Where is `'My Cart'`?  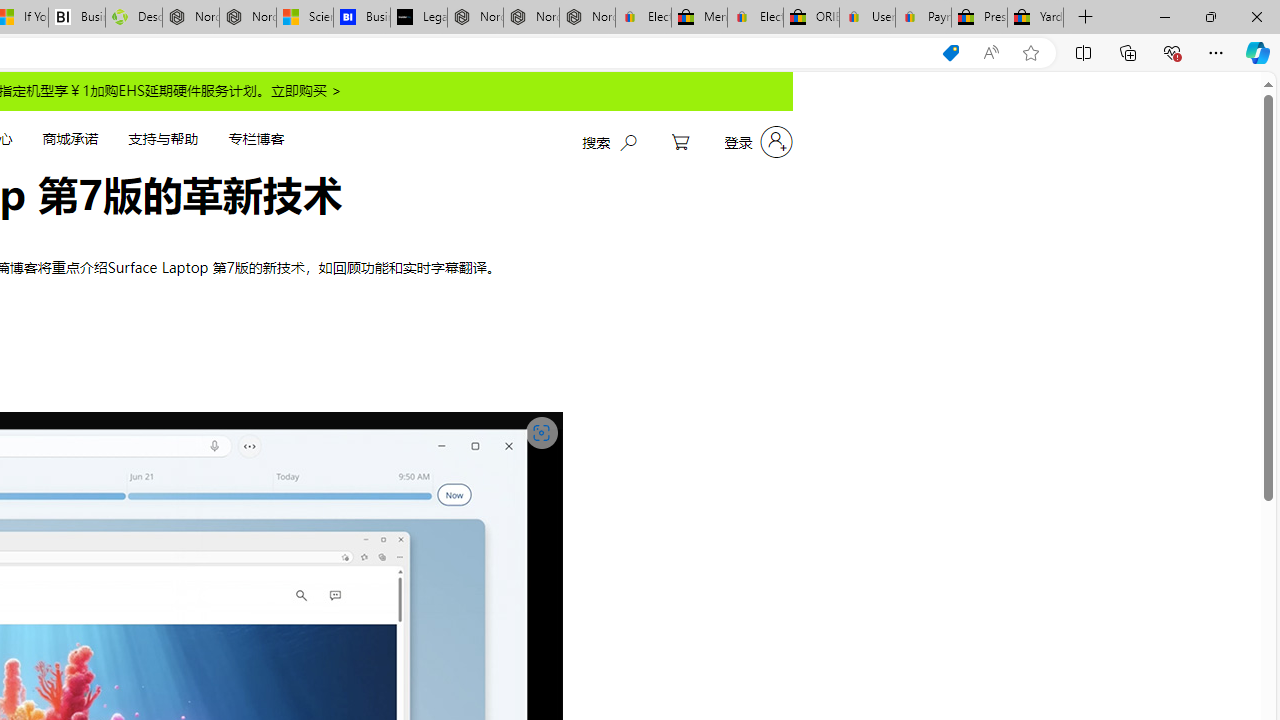 'My Cart' is located at coordinates (680, 141).